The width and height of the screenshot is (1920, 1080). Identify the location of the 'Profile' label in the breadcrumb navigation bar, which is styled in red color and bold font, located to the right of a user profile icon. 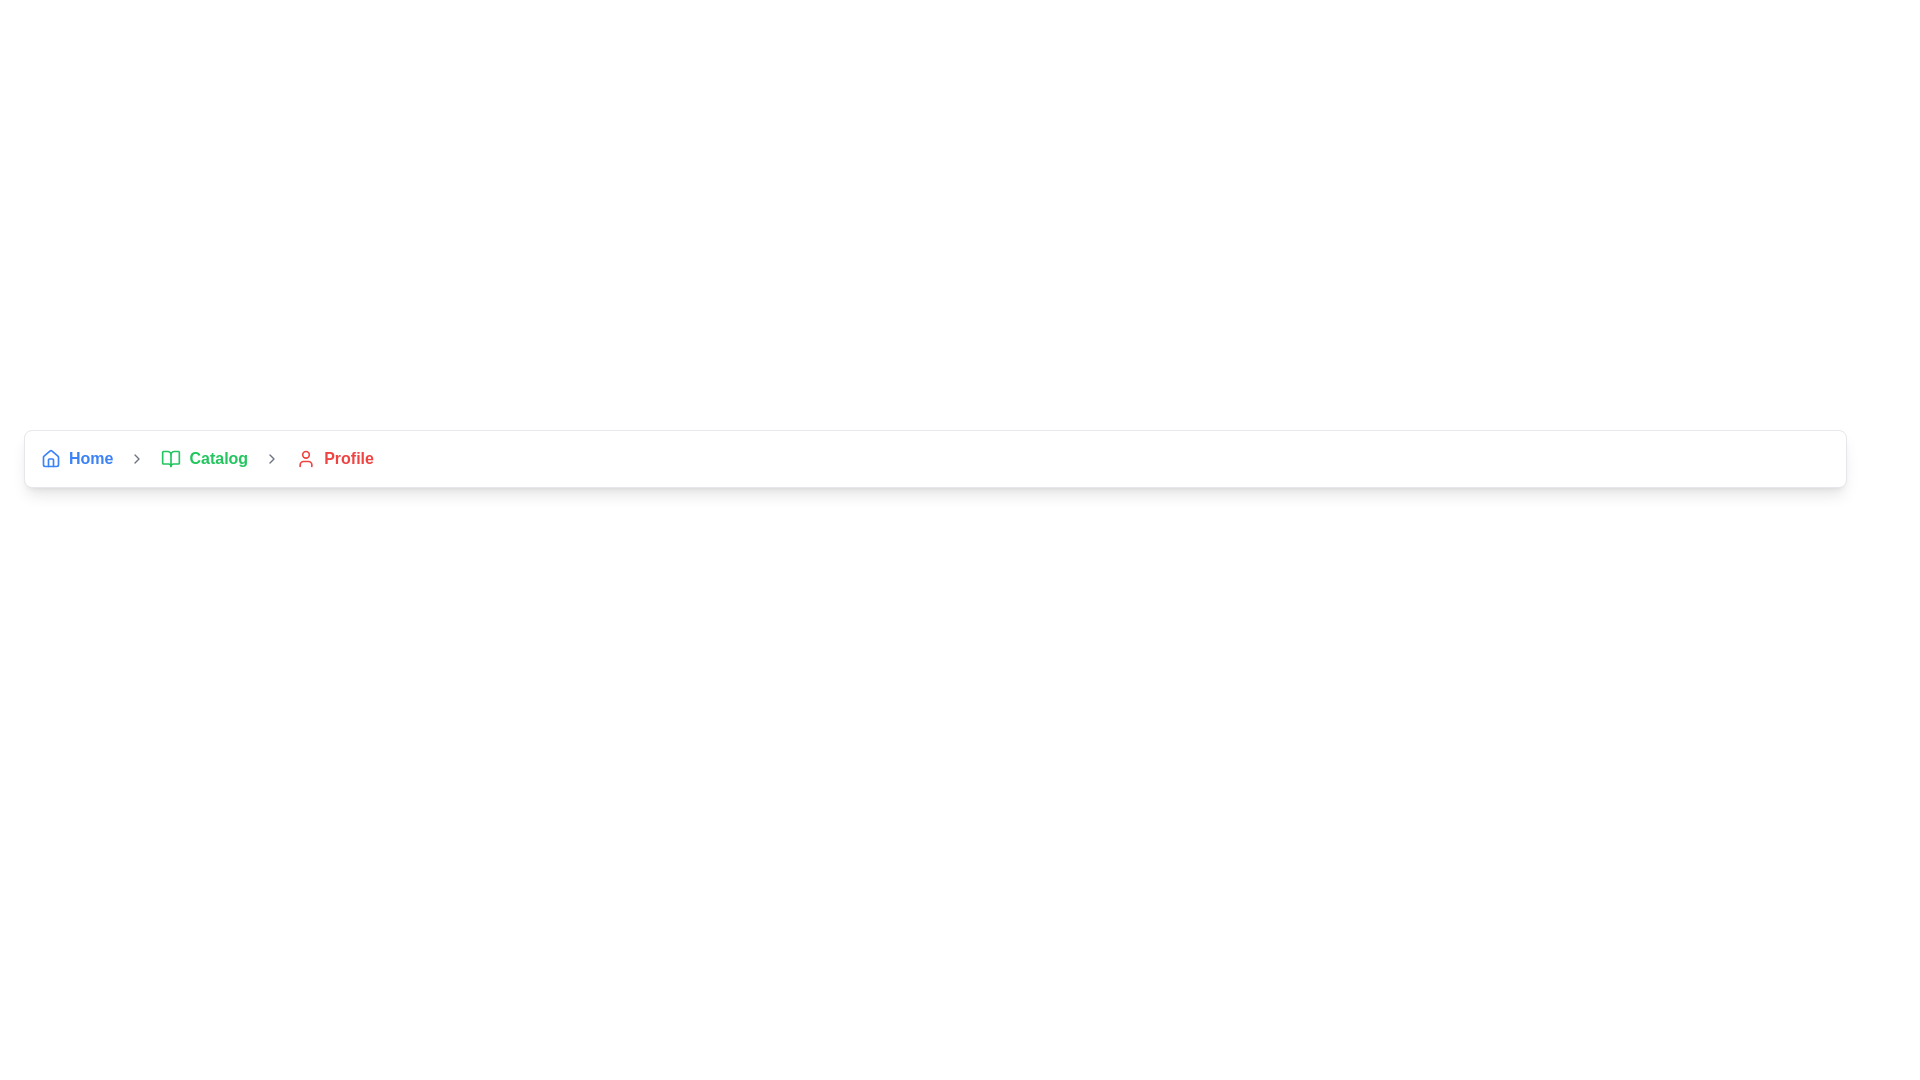
(349, 459).